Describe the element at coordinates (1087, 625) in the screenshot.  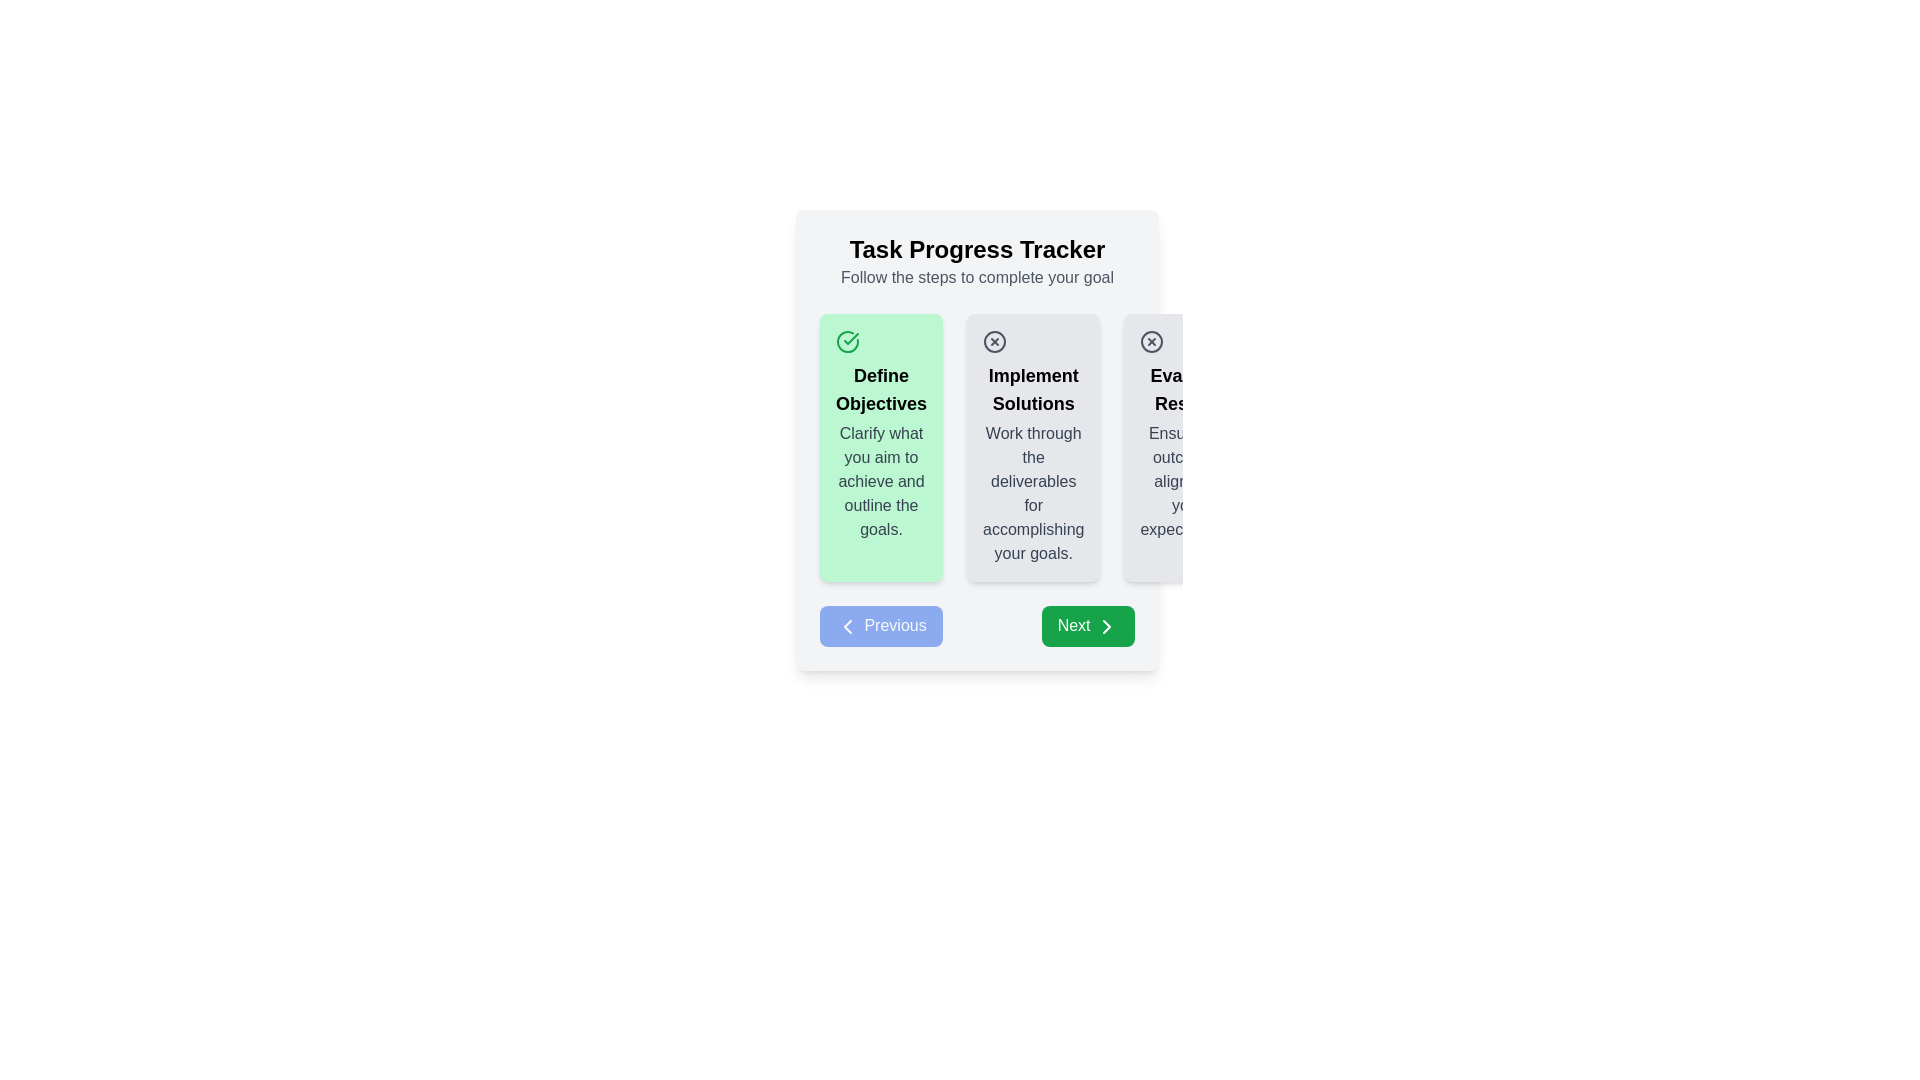
I see `the navigation button for advancing to the next step` at that location.